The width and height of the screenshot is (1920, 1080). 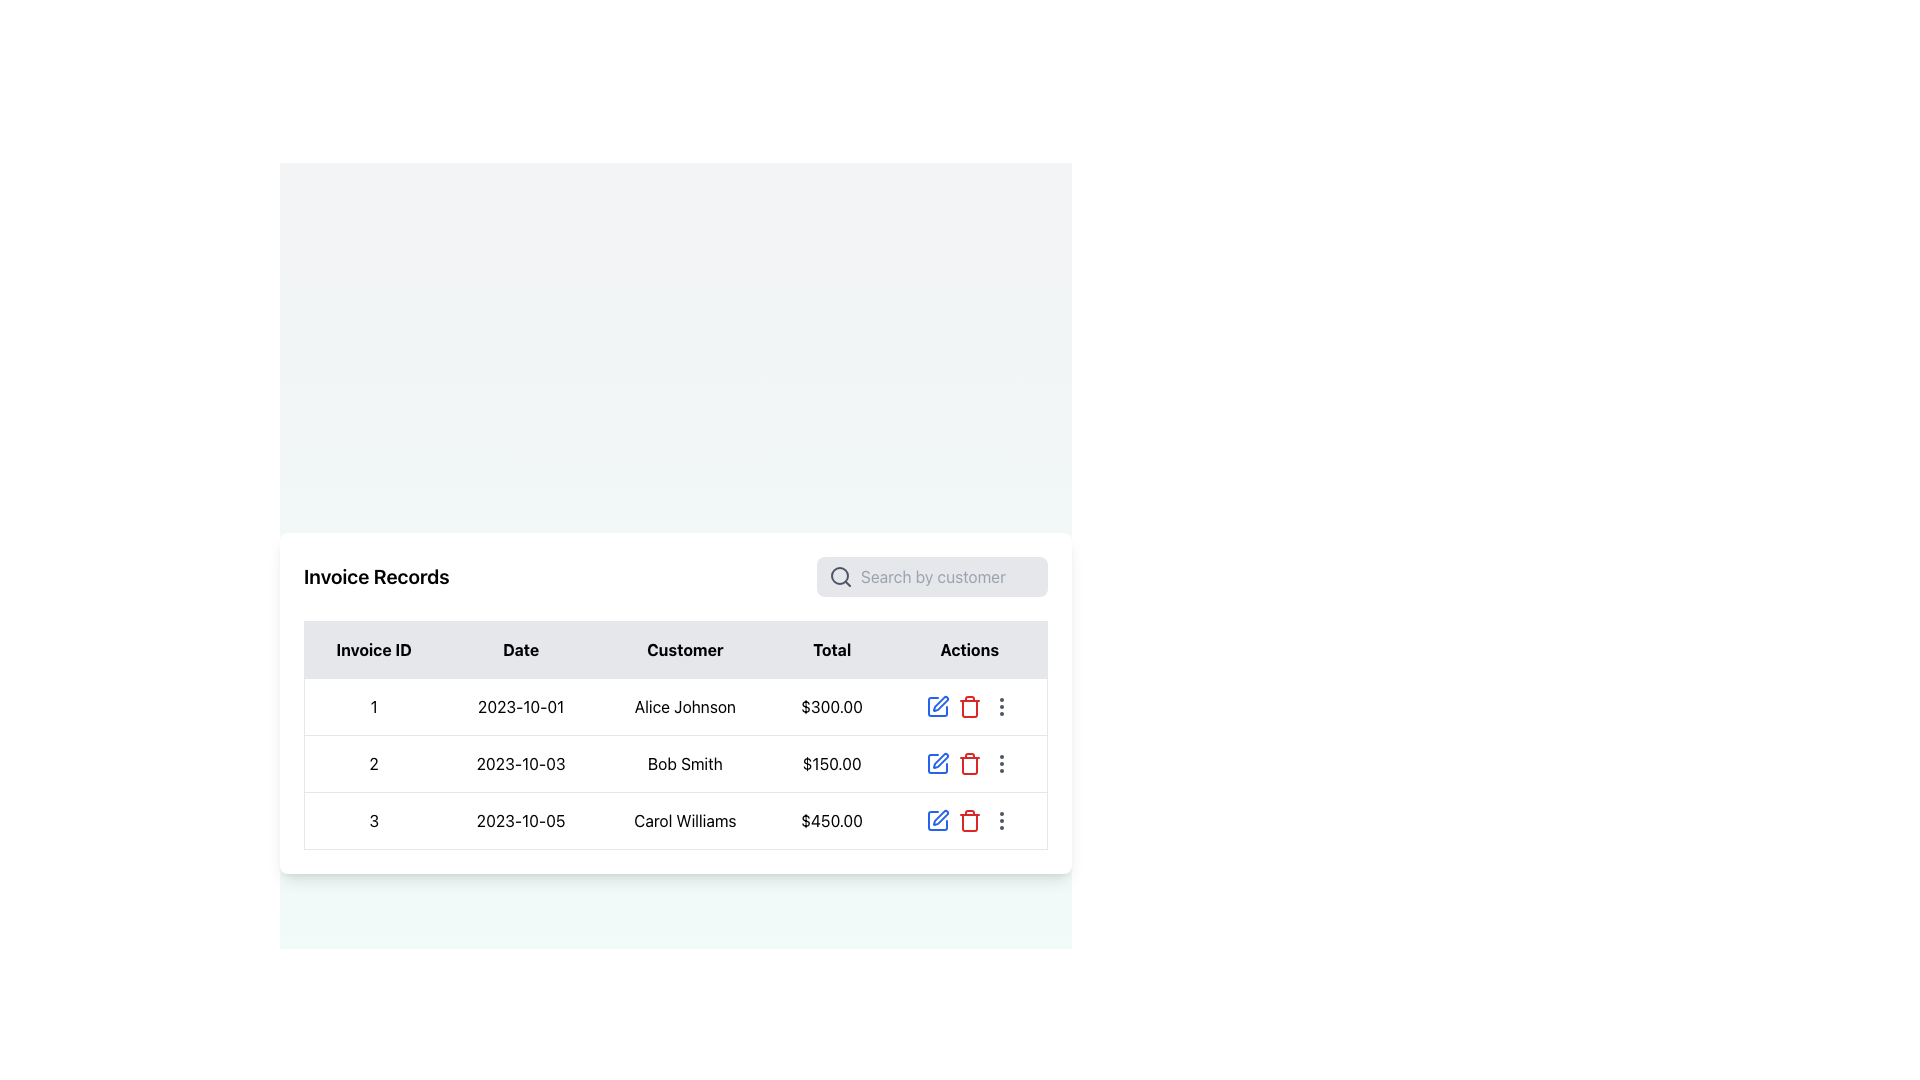 What do you see at coordinates (840, 575) in the screenshot?
I see `the magnifying glass icon, which is styled in gray and positioned to the left of the 'Search by customer' input field` at bounding box center [840, 575].